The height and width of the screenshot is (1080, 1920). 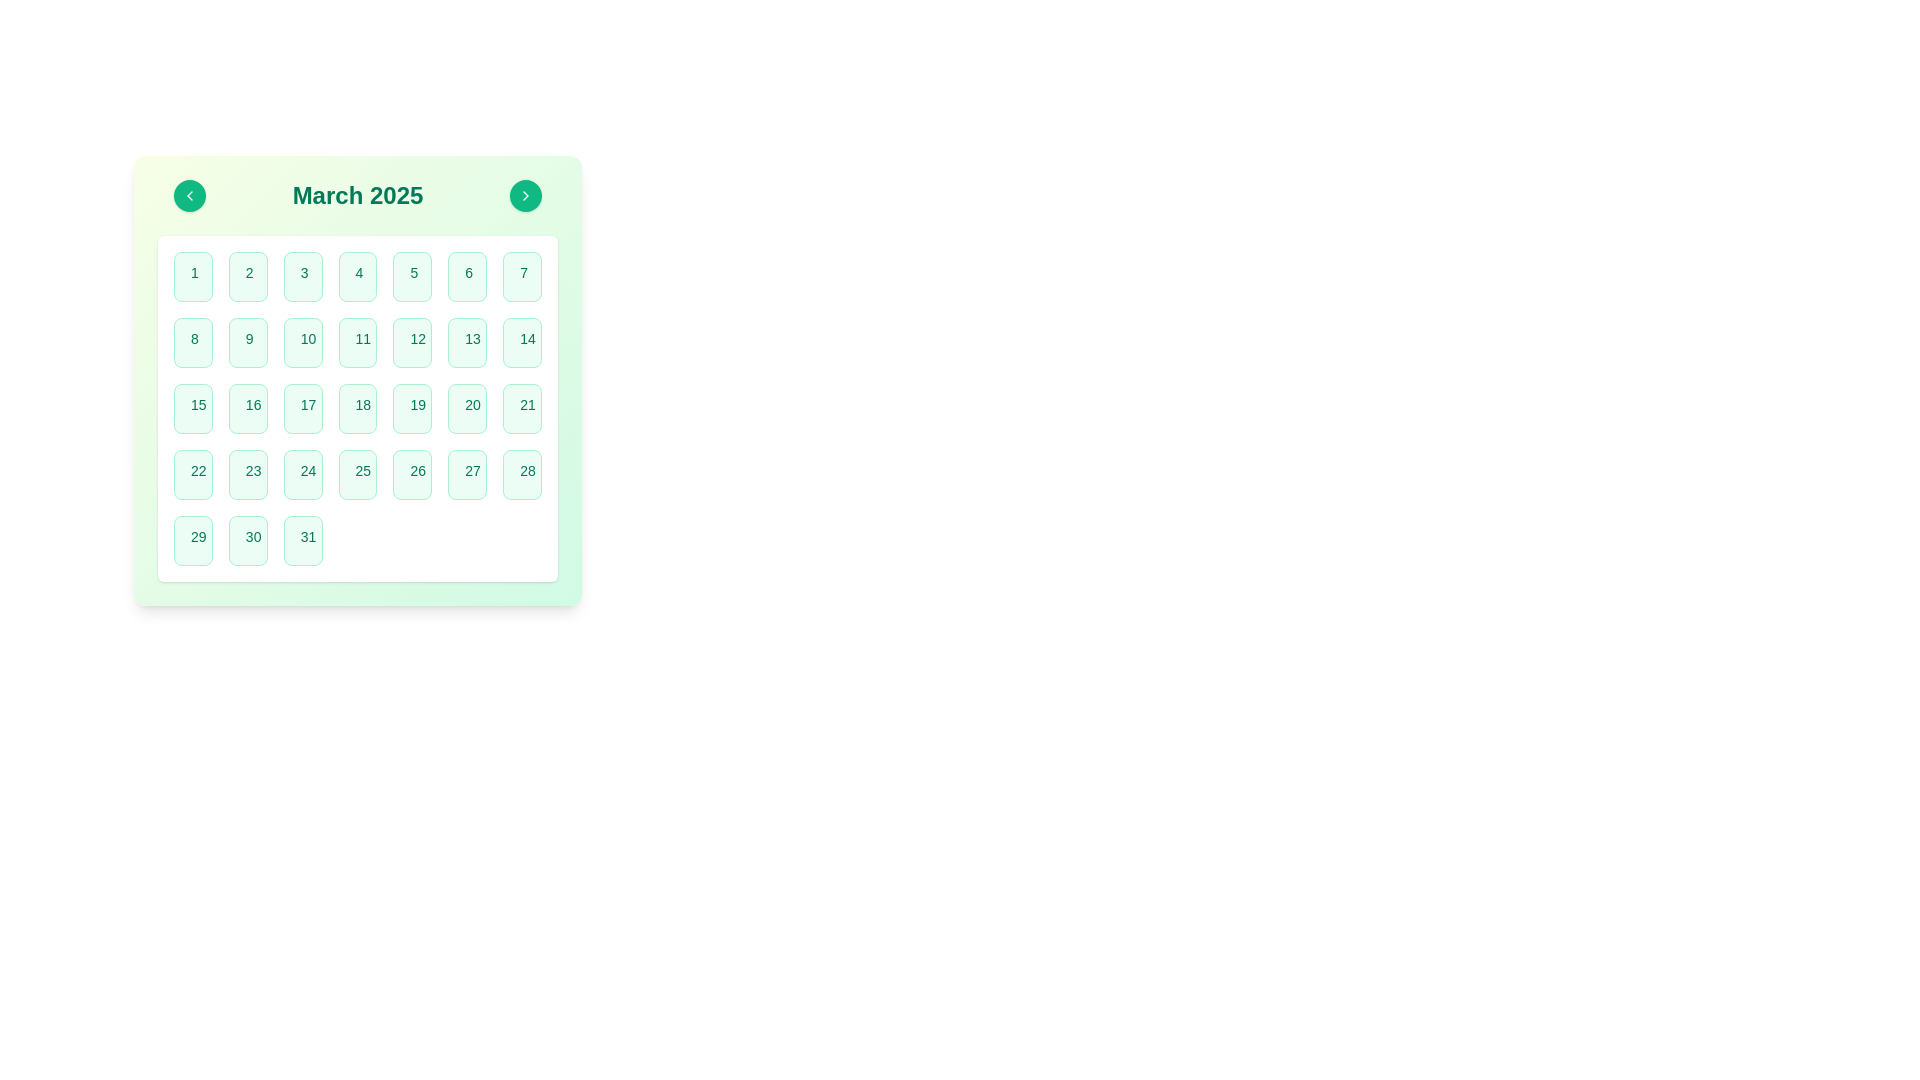 I want to click on the clickable date box representing the 14th day in the calendar's grid layout, so click(x=522, y=342).